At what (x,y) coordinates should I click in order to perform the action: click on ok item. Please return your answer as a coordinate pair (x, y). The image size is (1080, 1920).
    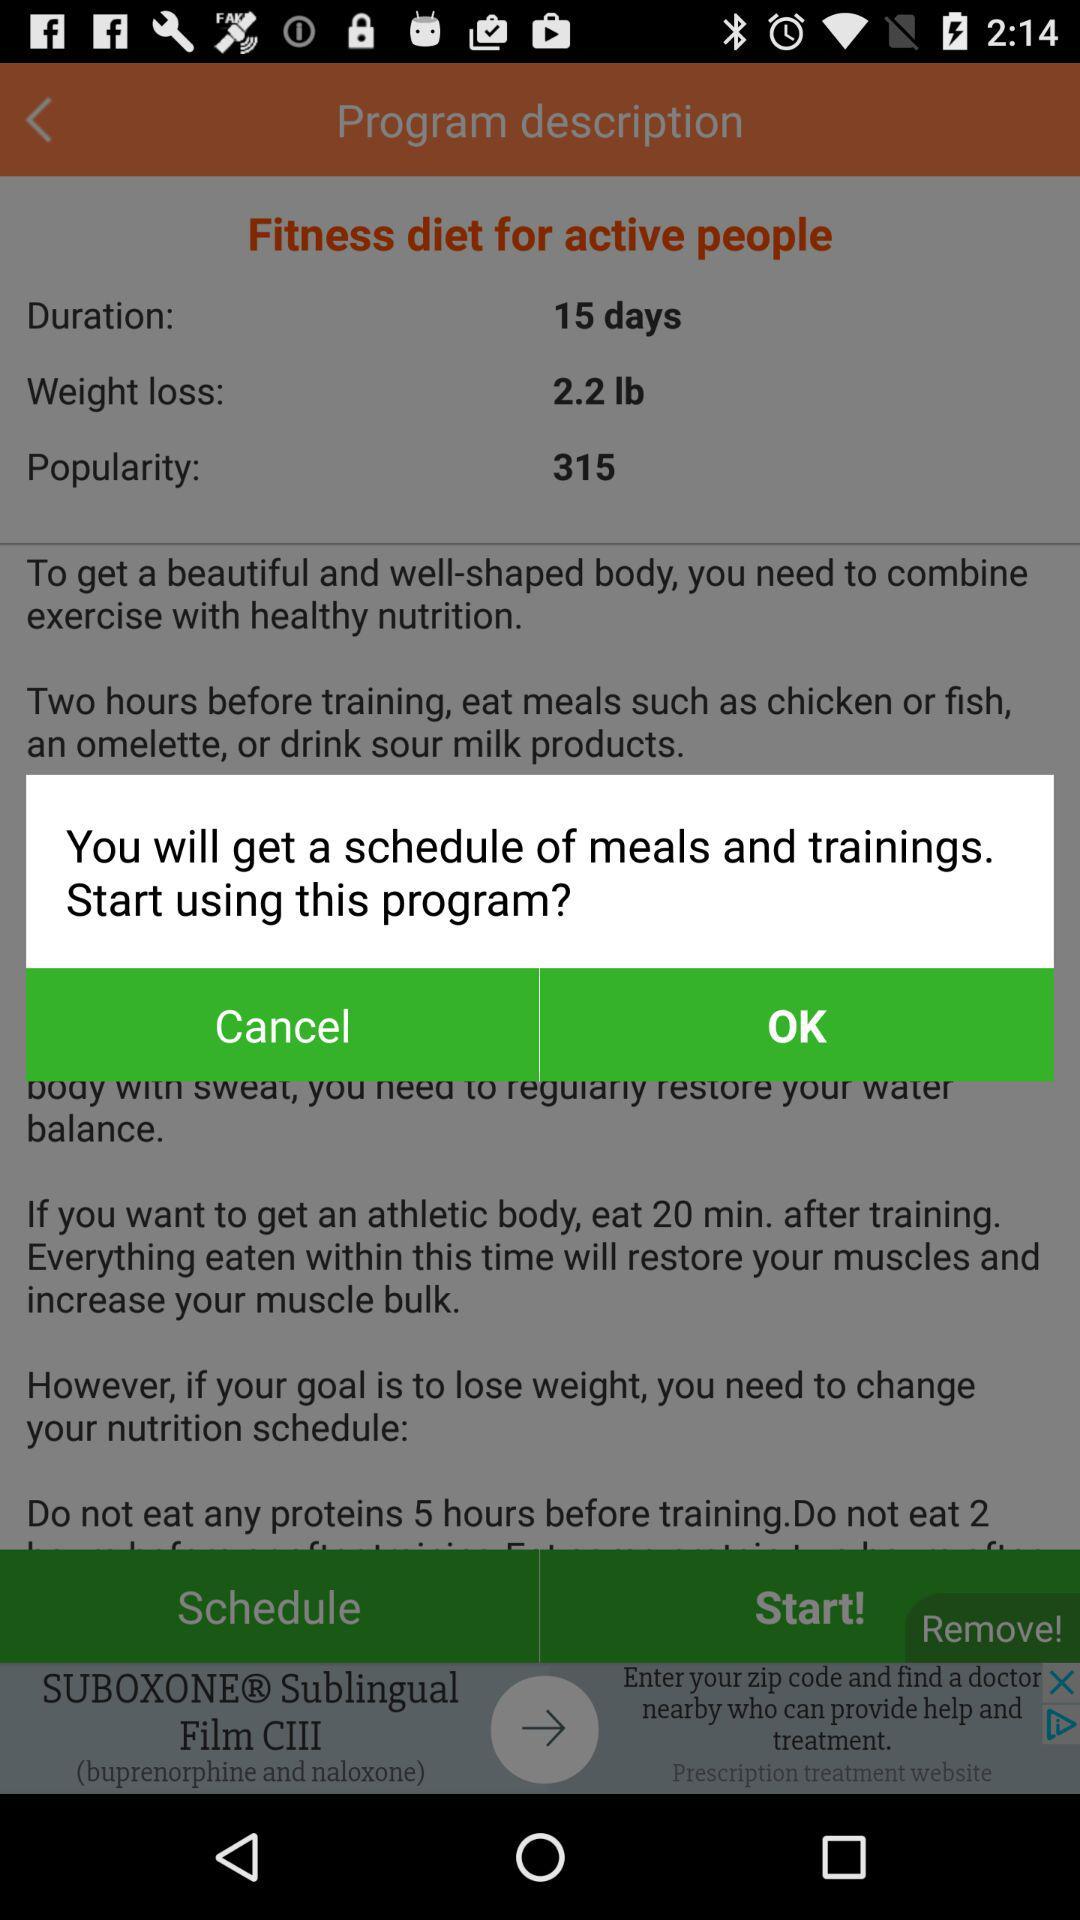
    Looking at the image, I should click on (795, 1024).